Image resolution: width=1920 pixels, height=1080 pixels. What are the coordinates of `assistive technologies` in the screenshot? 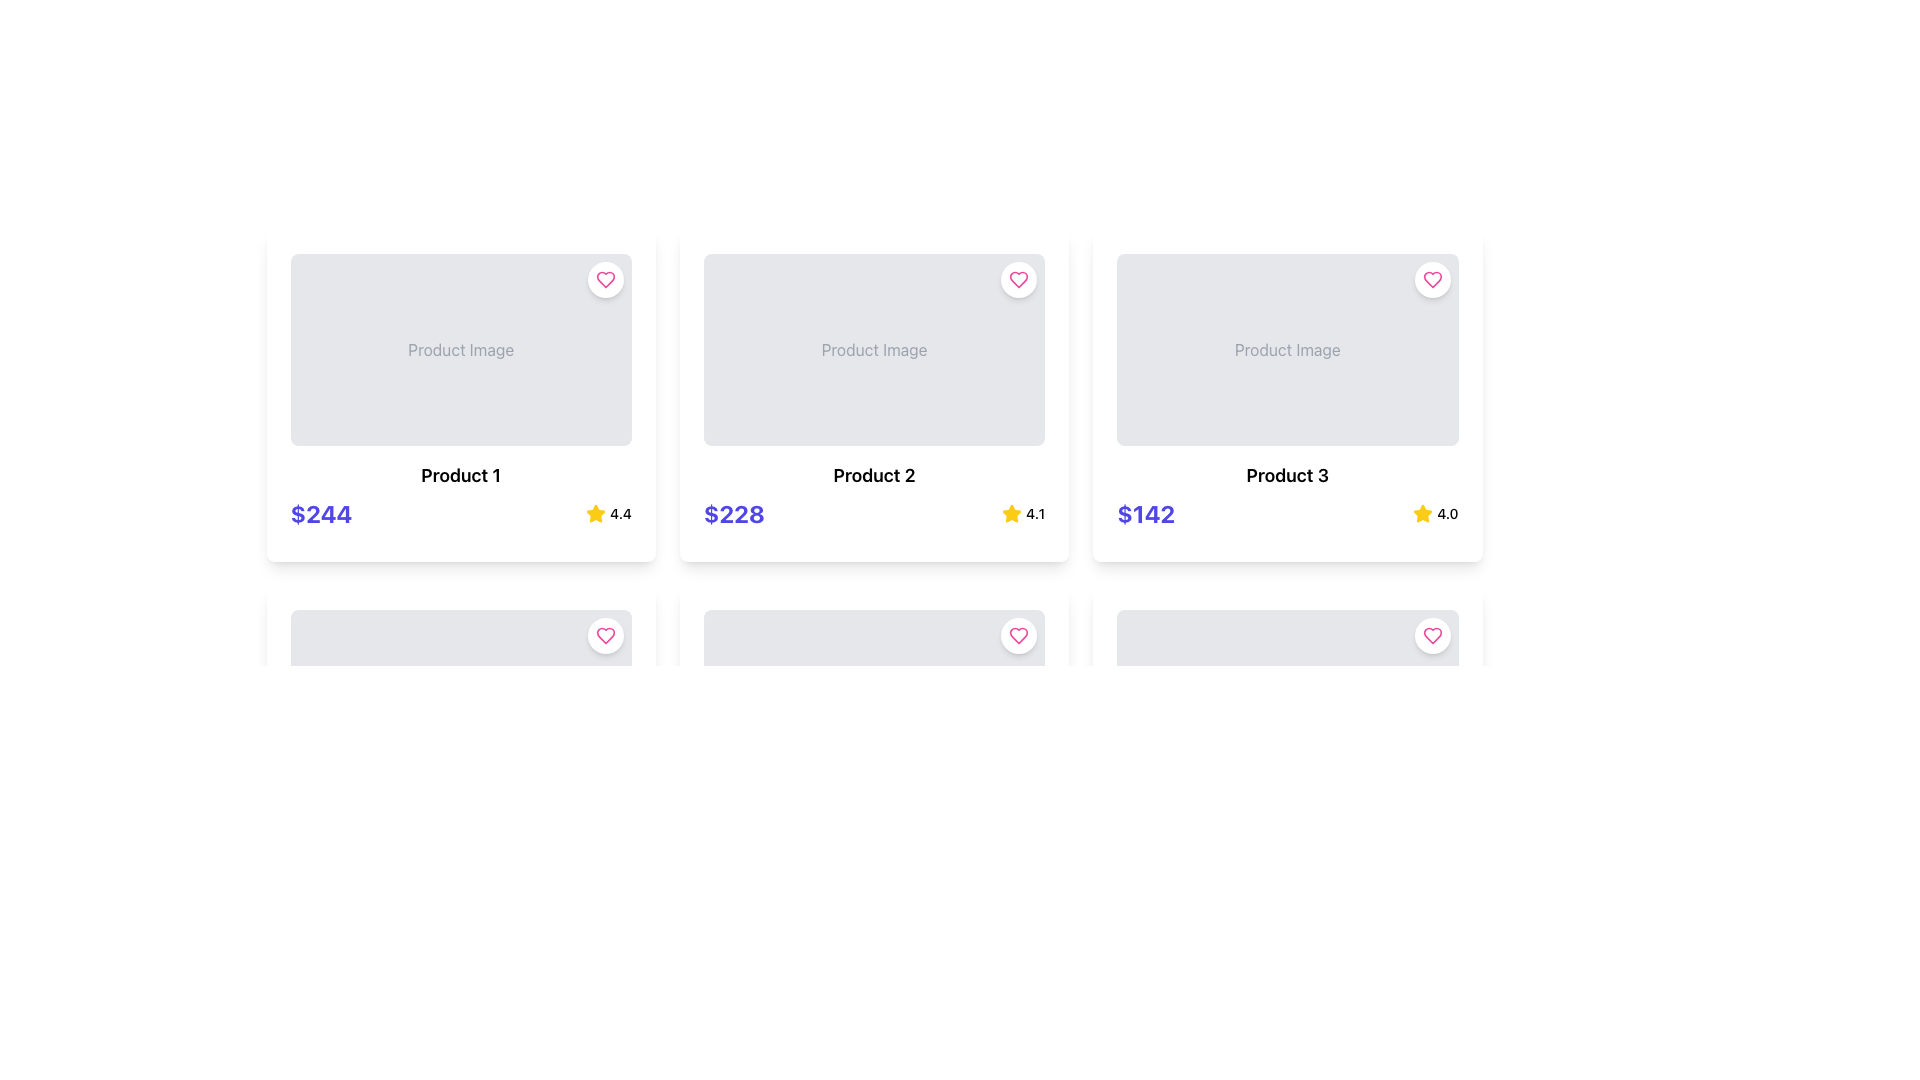 It's located at (1146, 512).